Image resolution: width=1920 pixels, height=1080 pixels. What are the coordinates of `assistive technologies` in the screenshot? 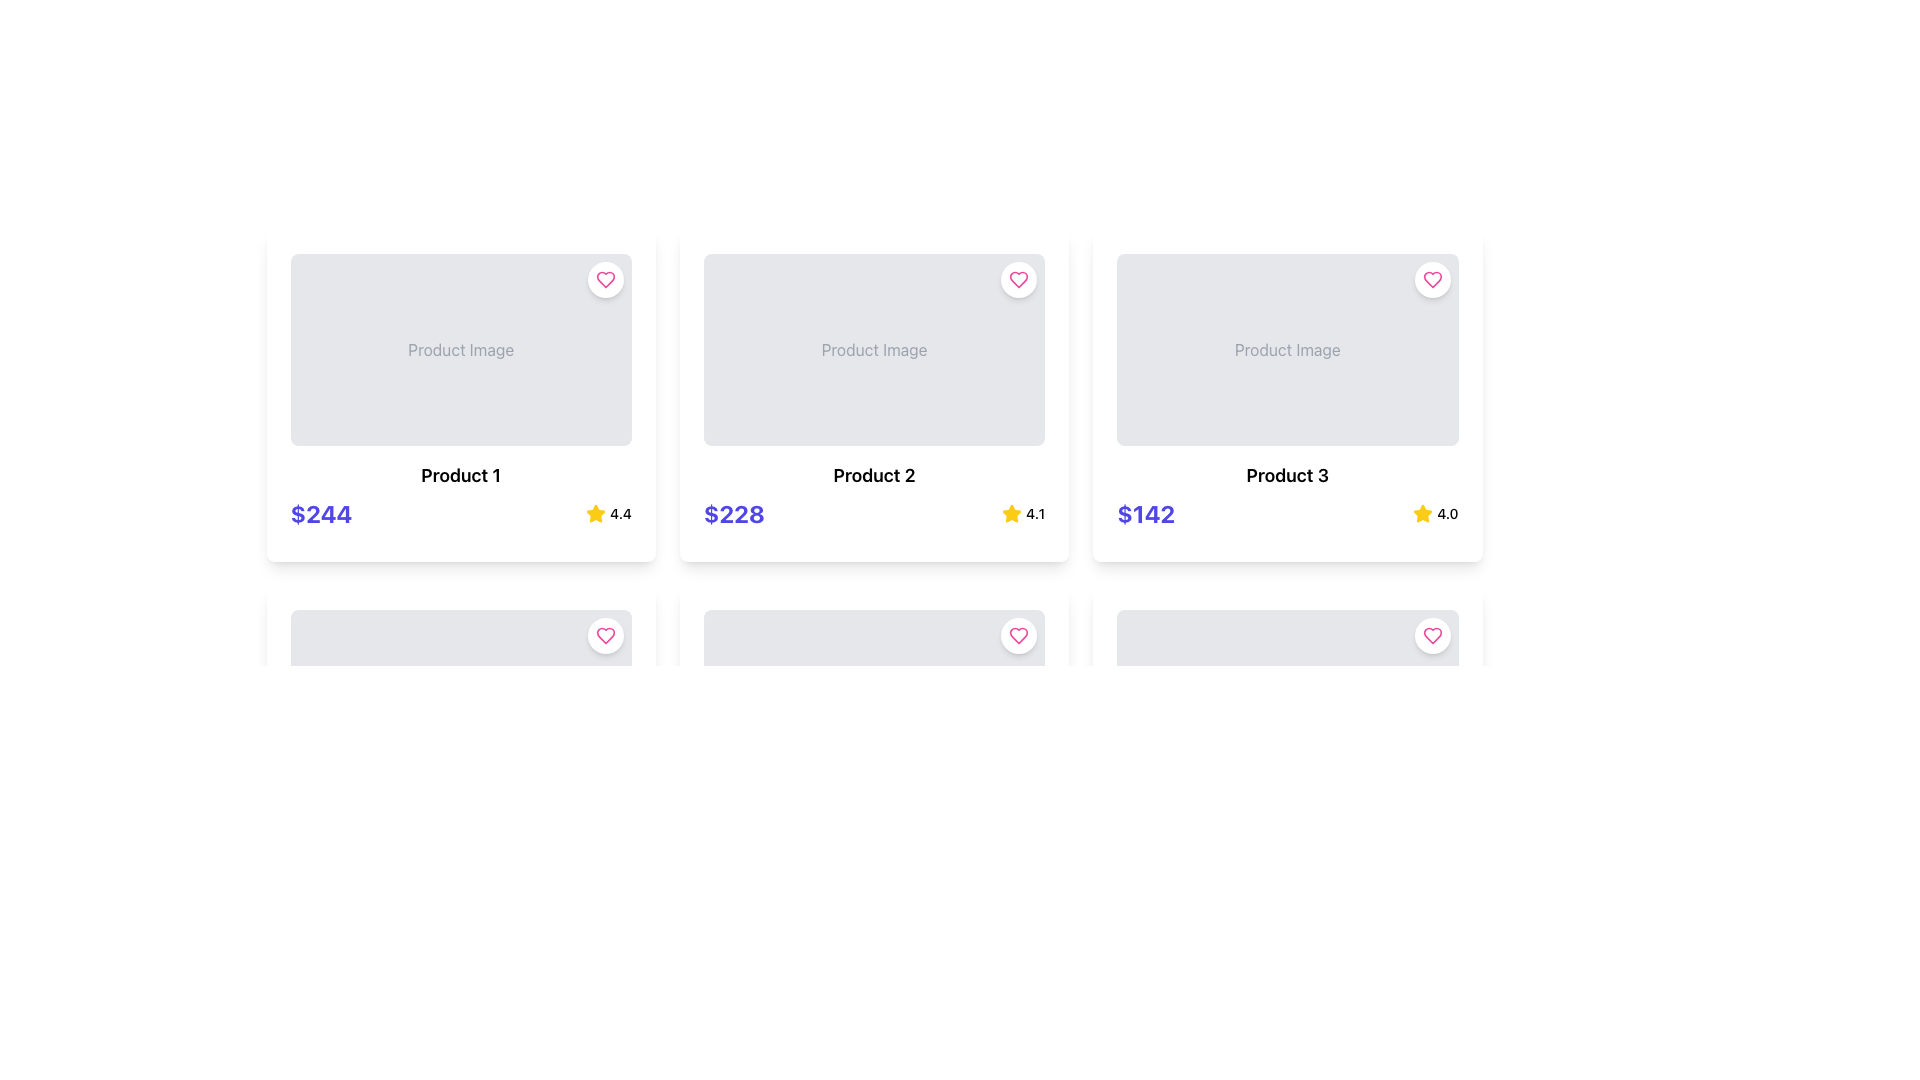 It's located at (1146, 512).